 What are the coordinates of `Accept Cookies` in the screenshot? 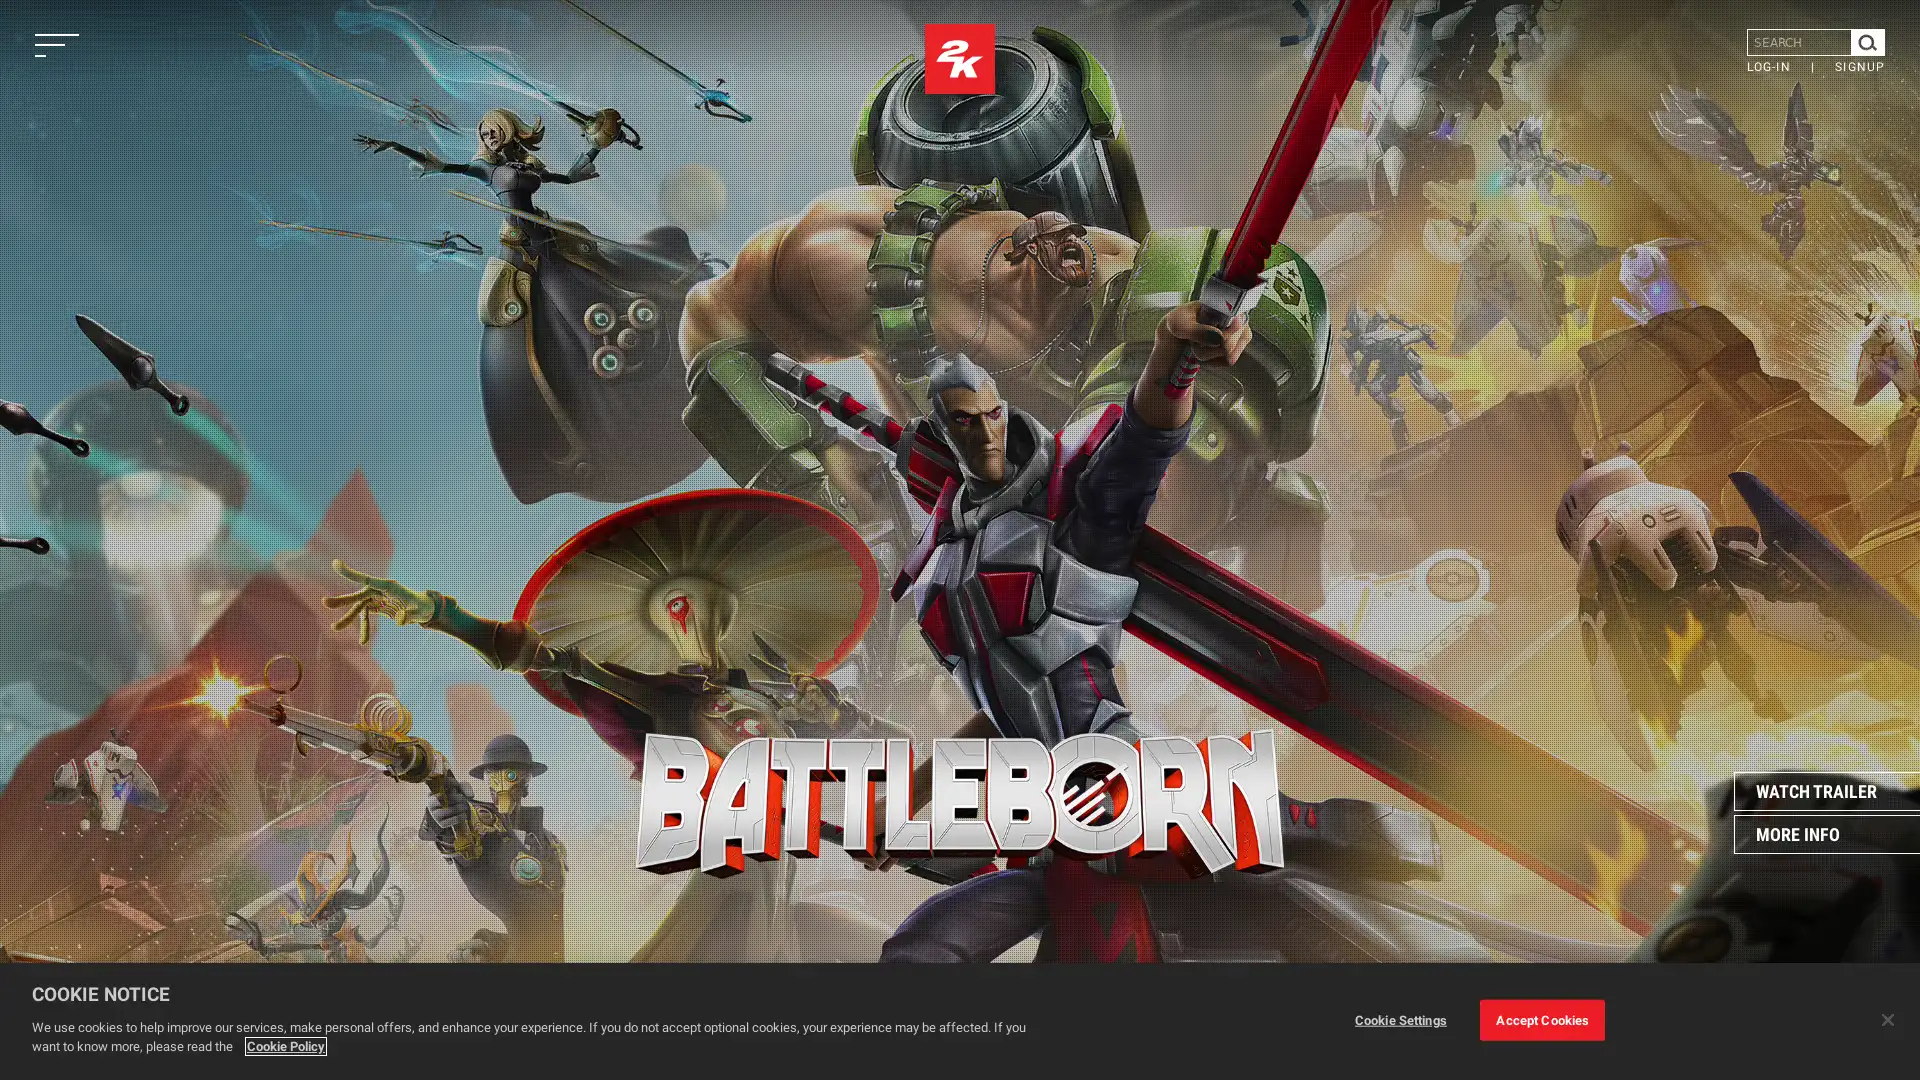 It's located at (1541, 1019).